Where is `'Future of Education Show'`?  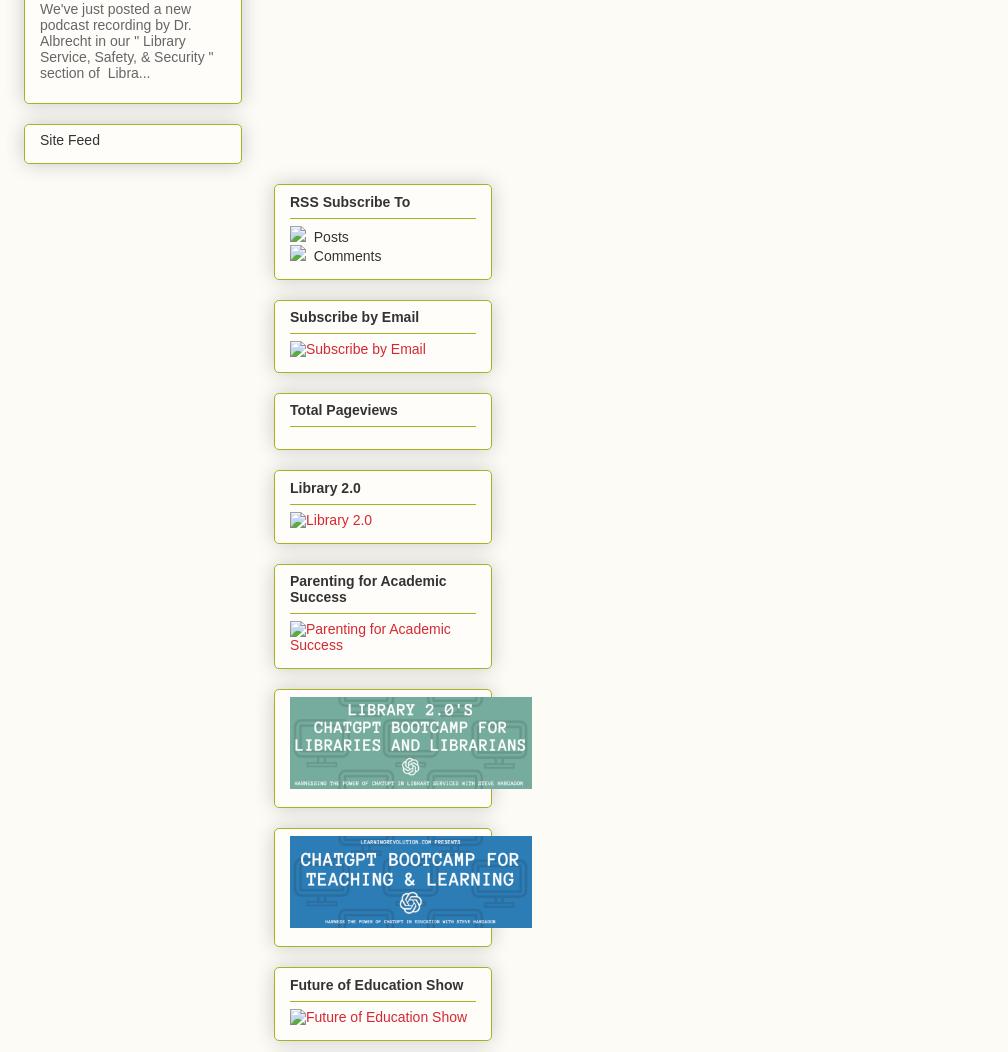 'Future of Education Show' is located at coordinates (376, 984).